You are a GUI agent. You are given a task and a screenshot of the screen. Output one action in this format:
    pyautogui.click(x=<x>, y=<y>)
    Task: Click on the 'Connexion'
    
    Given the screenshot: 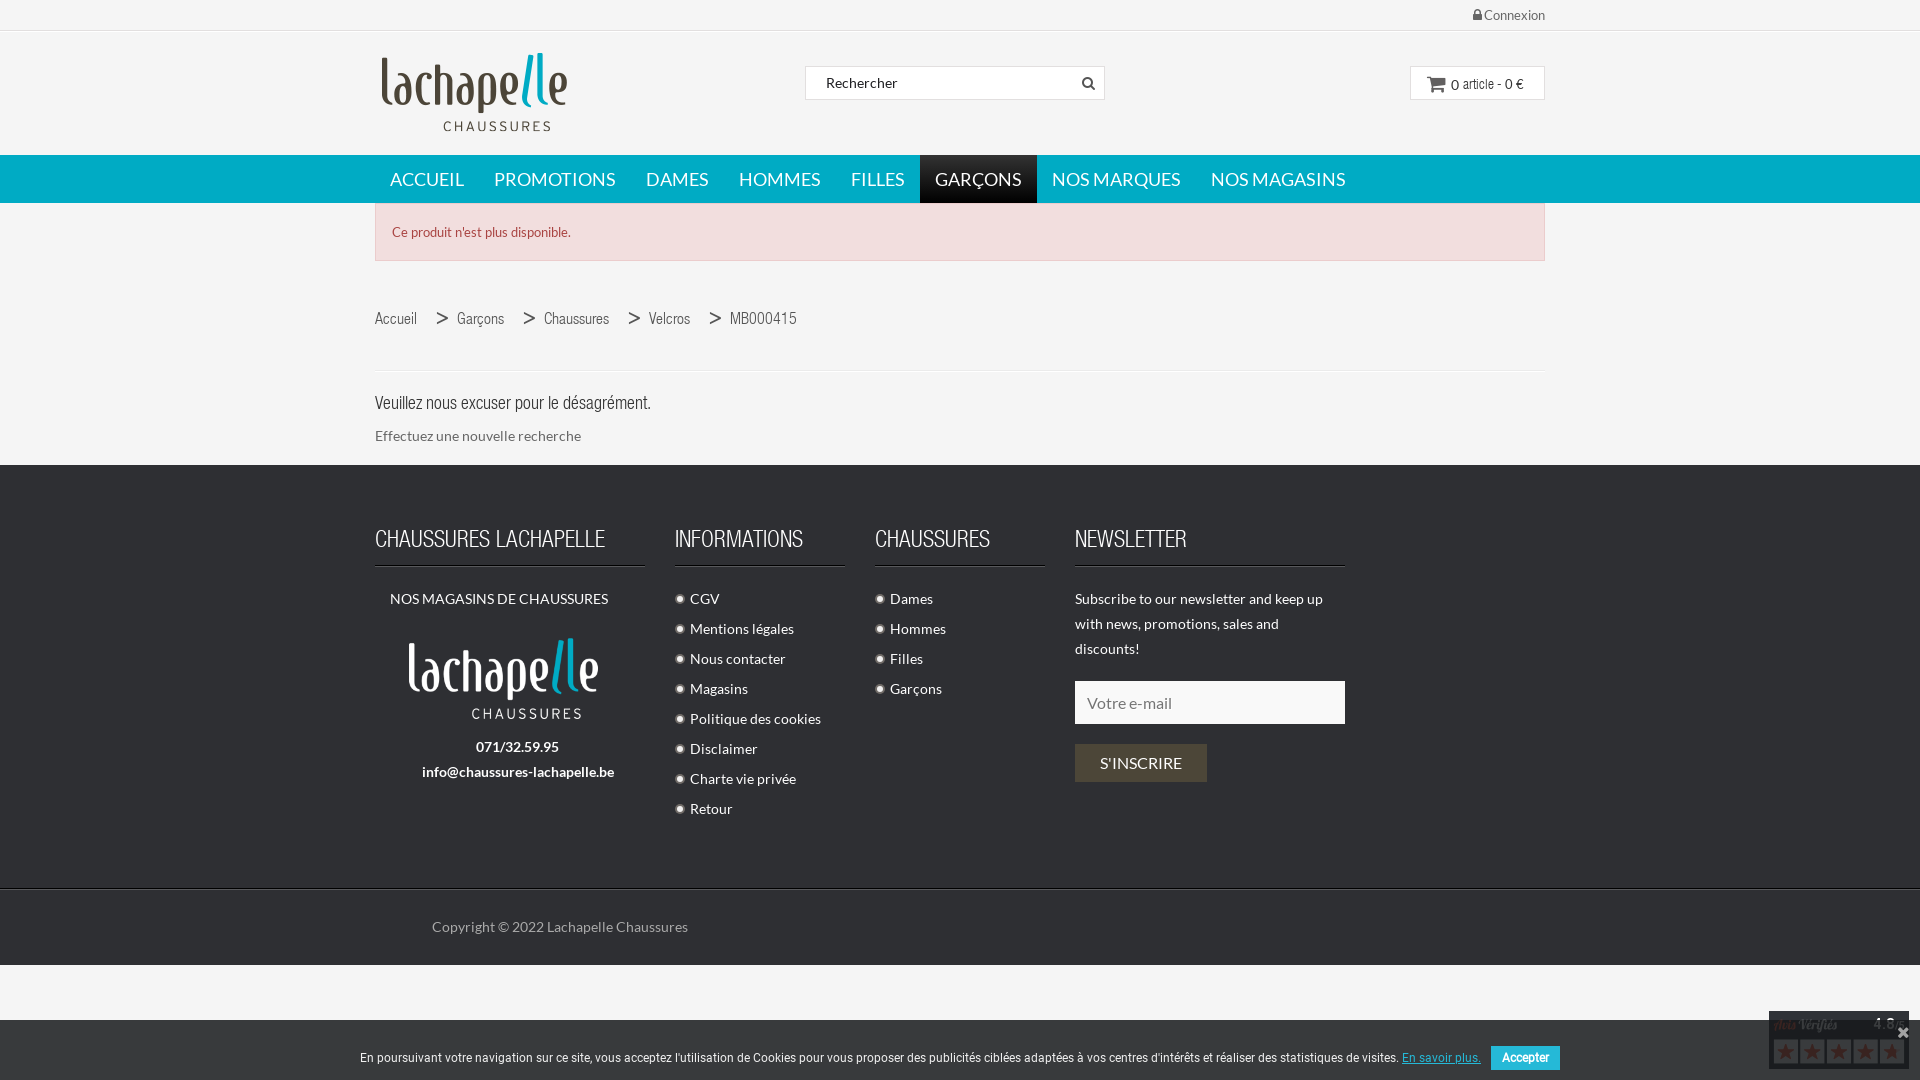 What is the action you would take?
    pyautogui.click(x=1508, y=15)
    